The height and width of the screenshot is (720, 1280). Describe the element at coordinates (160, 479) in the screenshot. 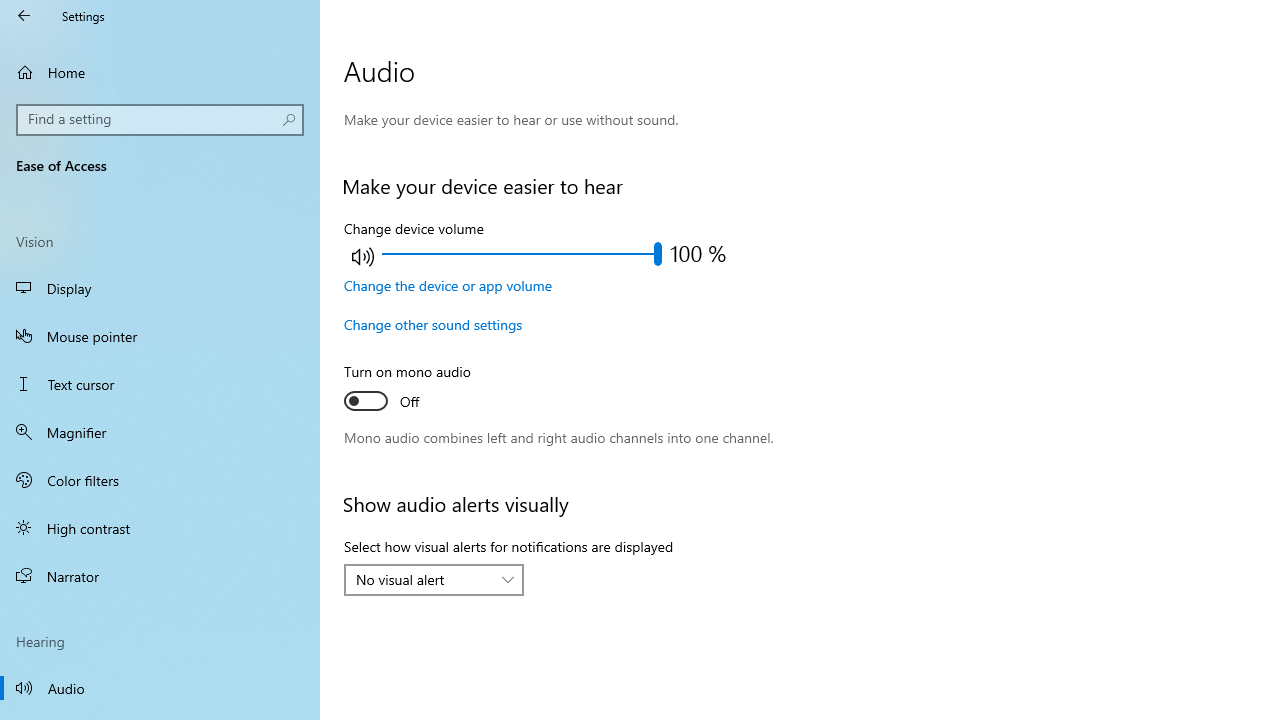

I see `'Color filters'` at that location.